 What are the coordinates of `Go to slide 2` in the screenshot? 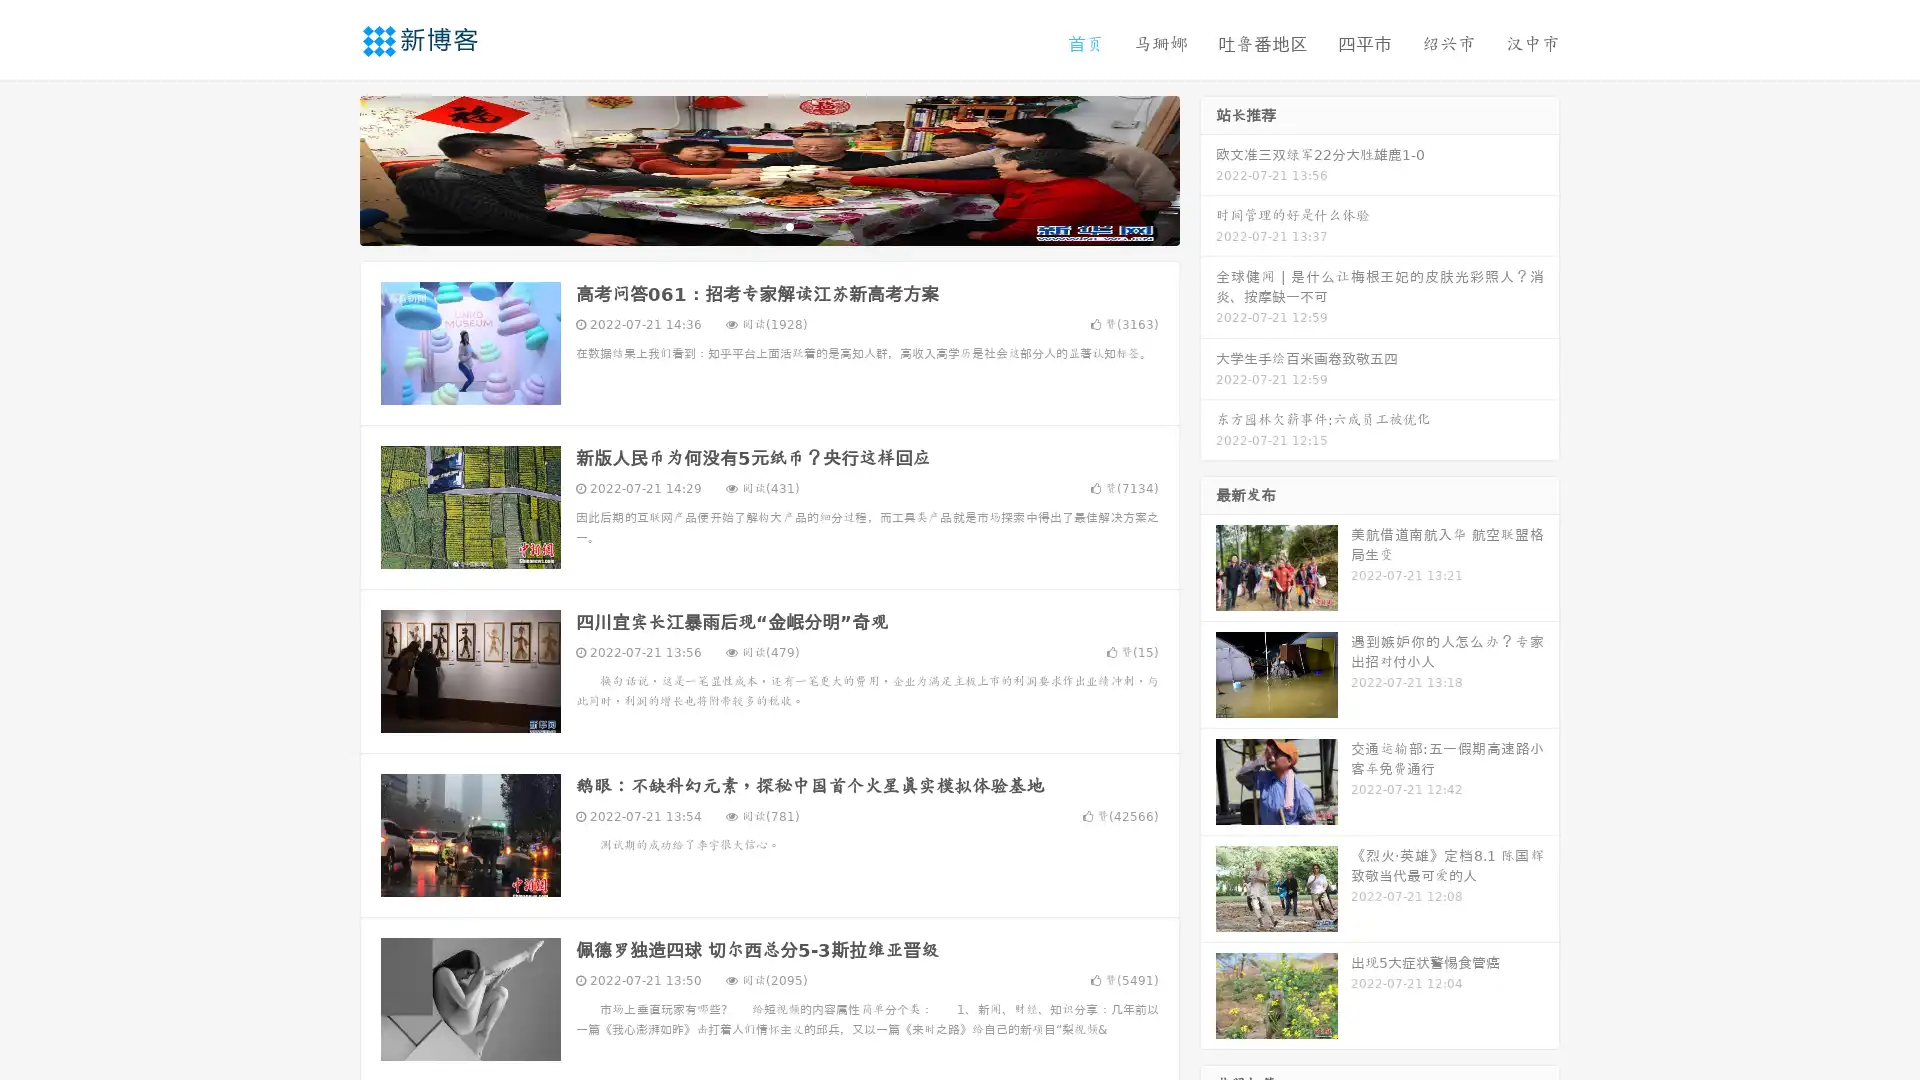 It's located at (768, 225).